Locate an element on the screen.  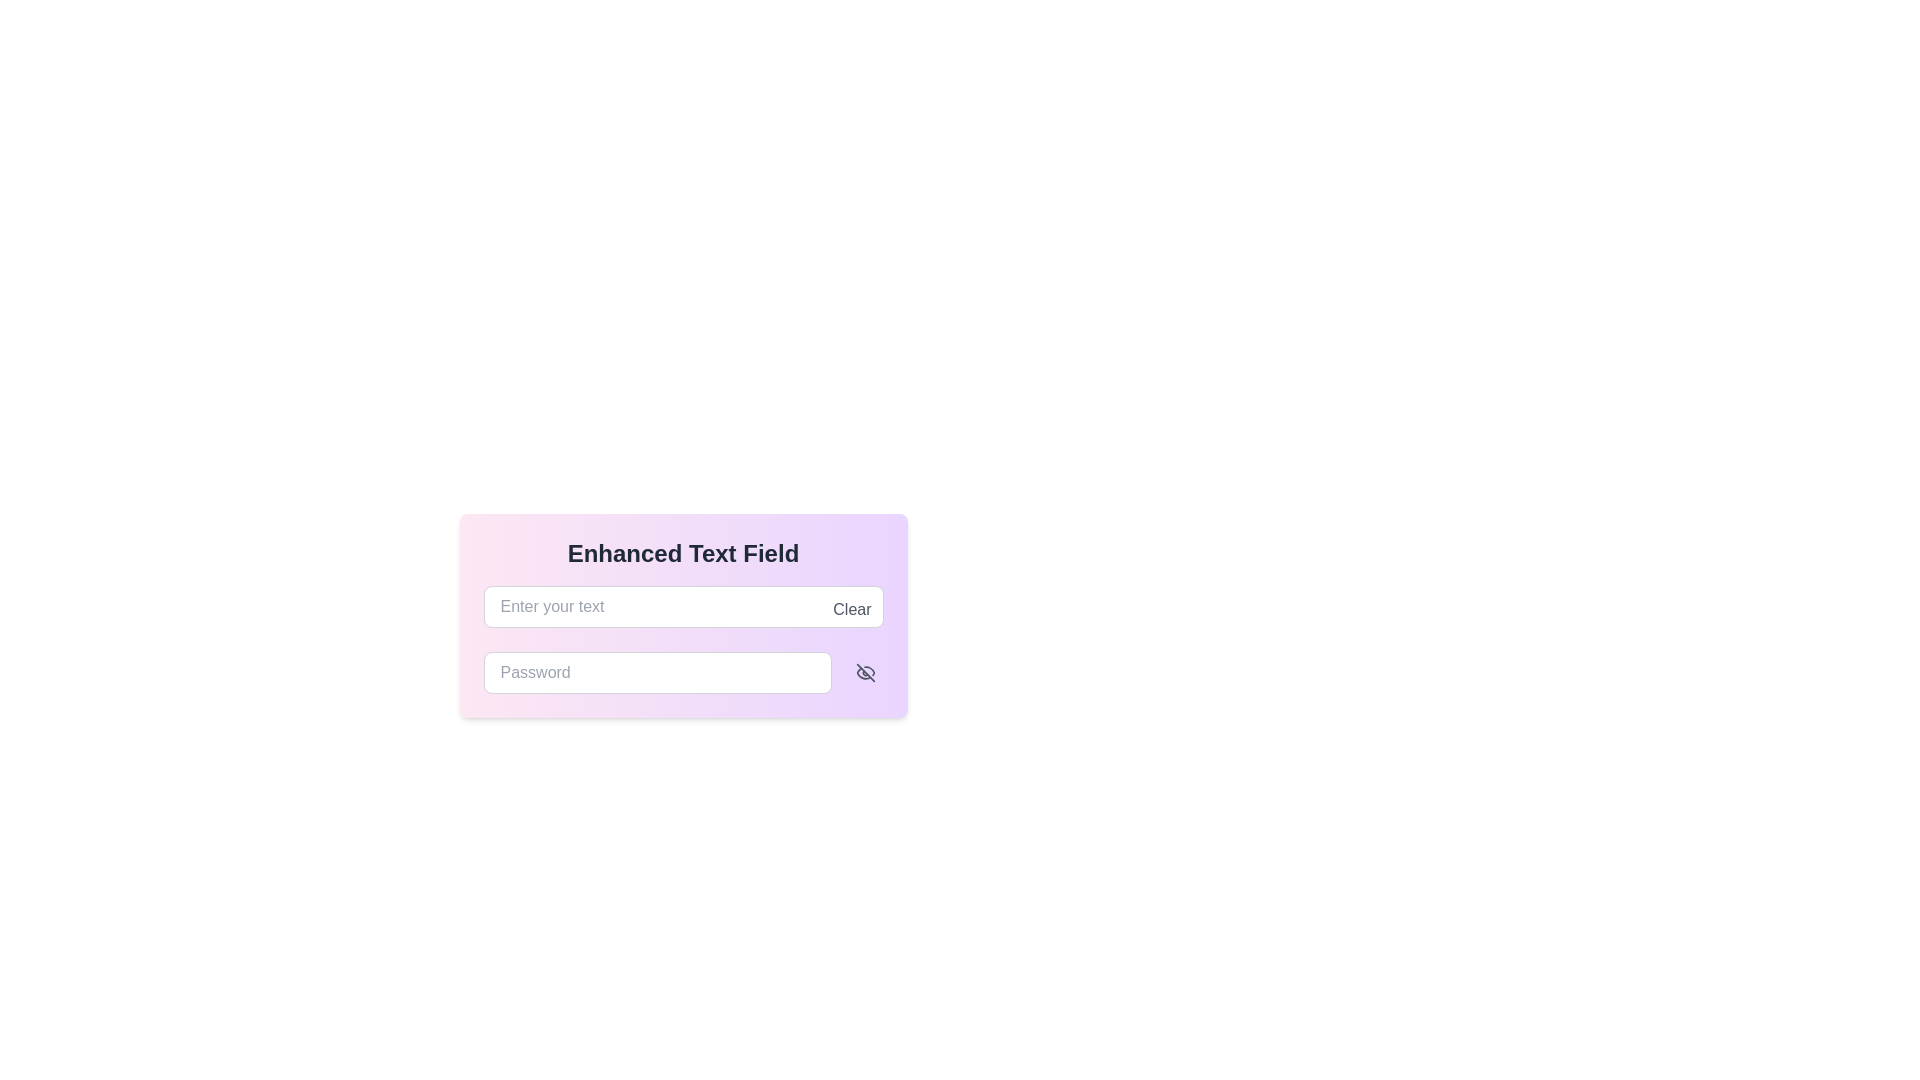
the bottom-left curved line of the 'eye off' icon, which indicates a 'hidden' or 'hidden password' state is located at coordinates (863, 673).